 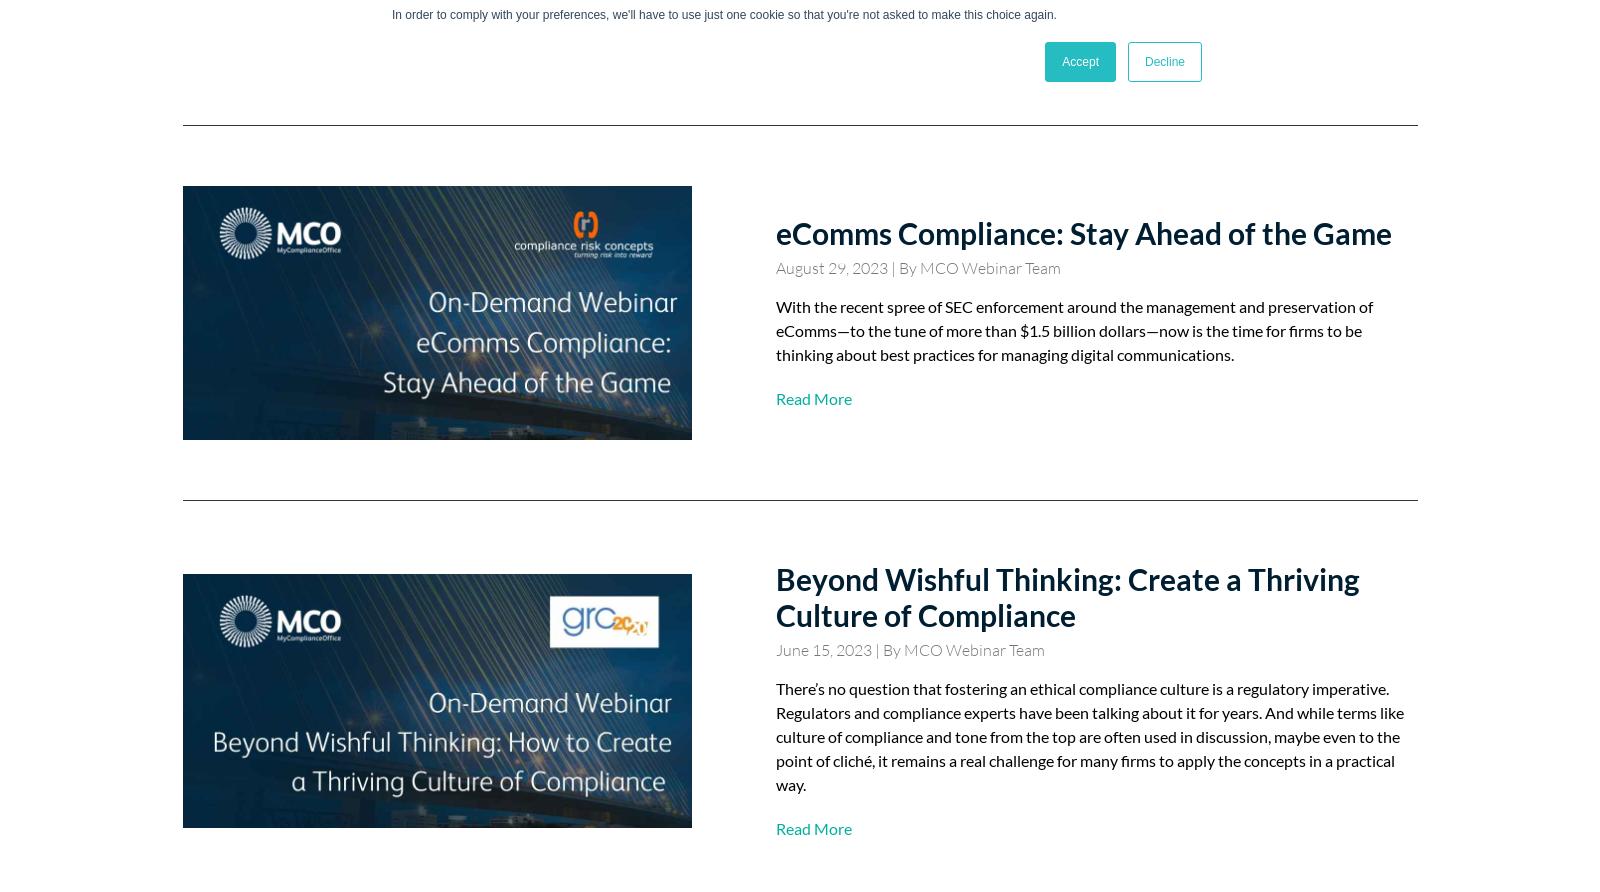 I want to click on 'In order to comply with your preferences, we'll have to use just one cookie so that you're not asked to make this choice again.', so click(x=724, y=14).